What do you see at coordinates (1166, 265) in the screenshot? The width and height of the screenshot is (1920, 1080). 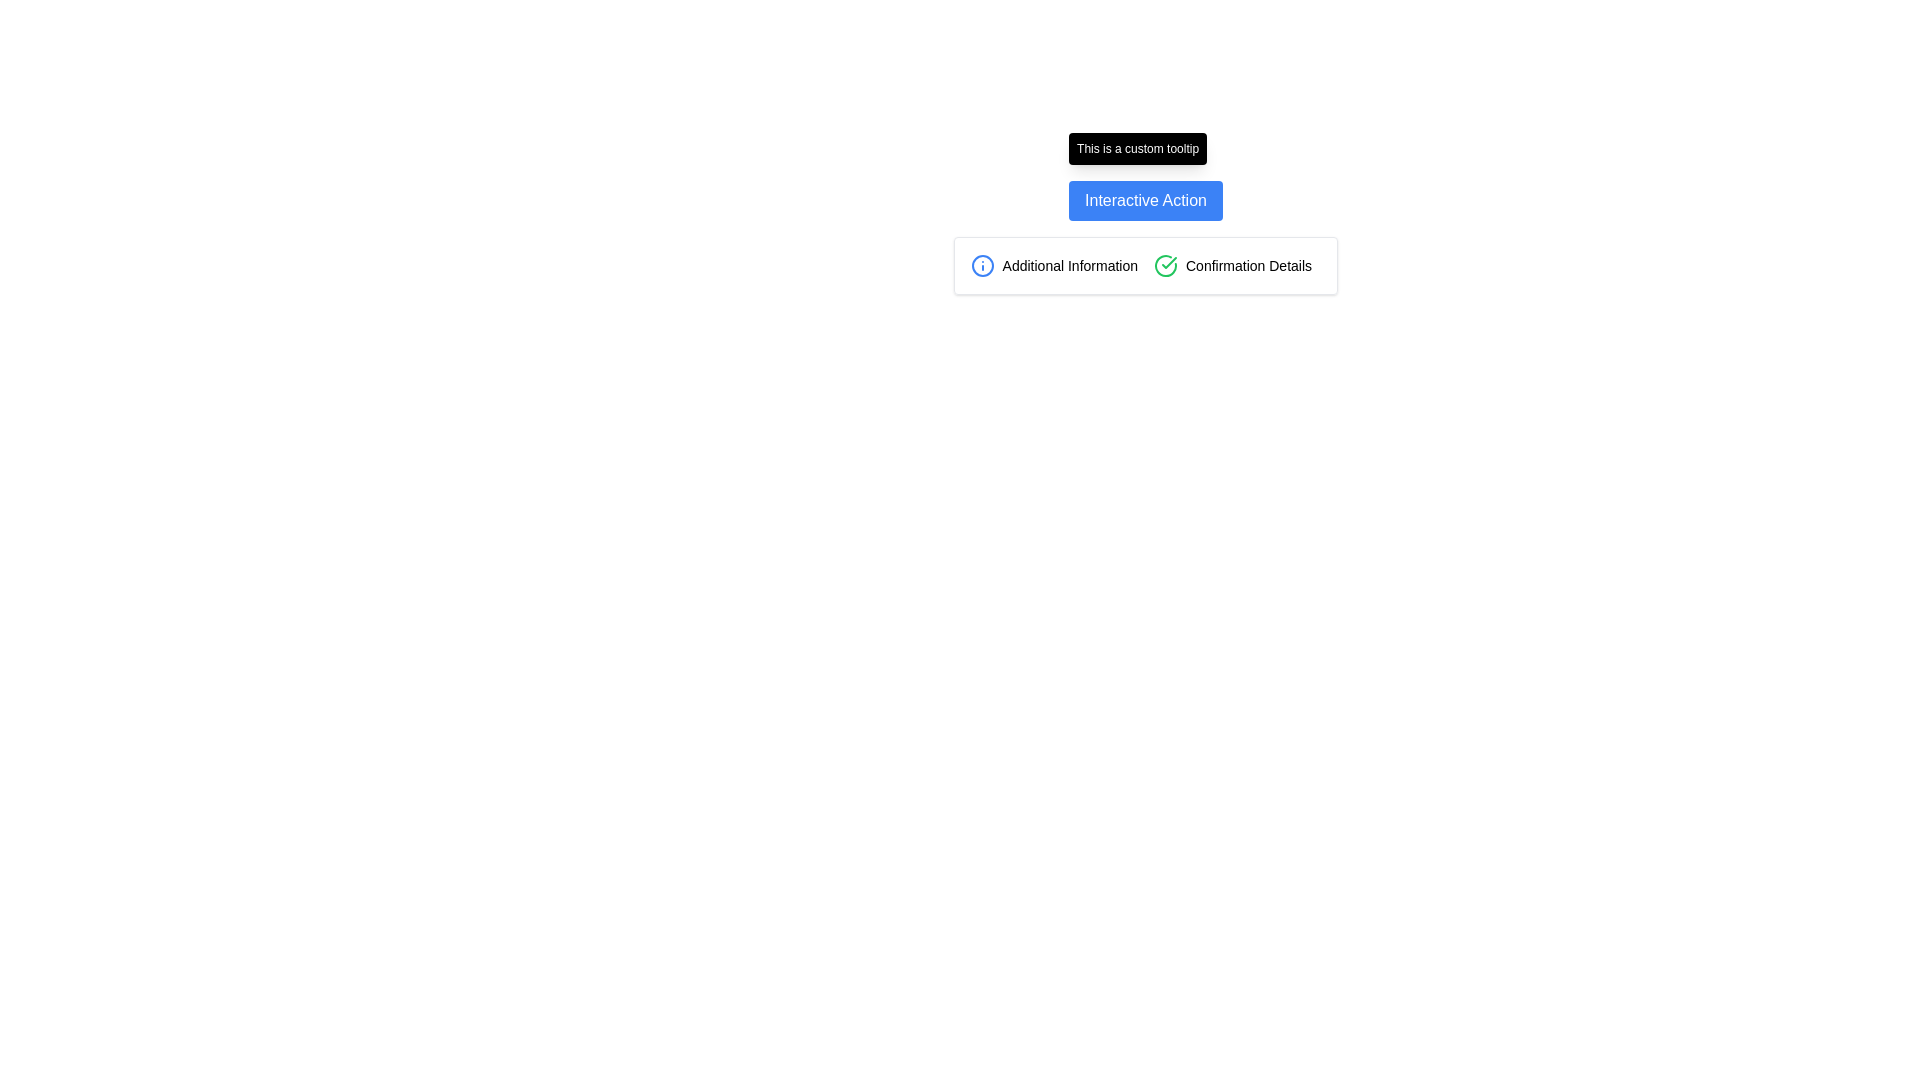 I see `the green circular icon representing a confirmation indicator, which is located to the right of the 'Confirmation Details' segment` at bounding box center [1166, 265].